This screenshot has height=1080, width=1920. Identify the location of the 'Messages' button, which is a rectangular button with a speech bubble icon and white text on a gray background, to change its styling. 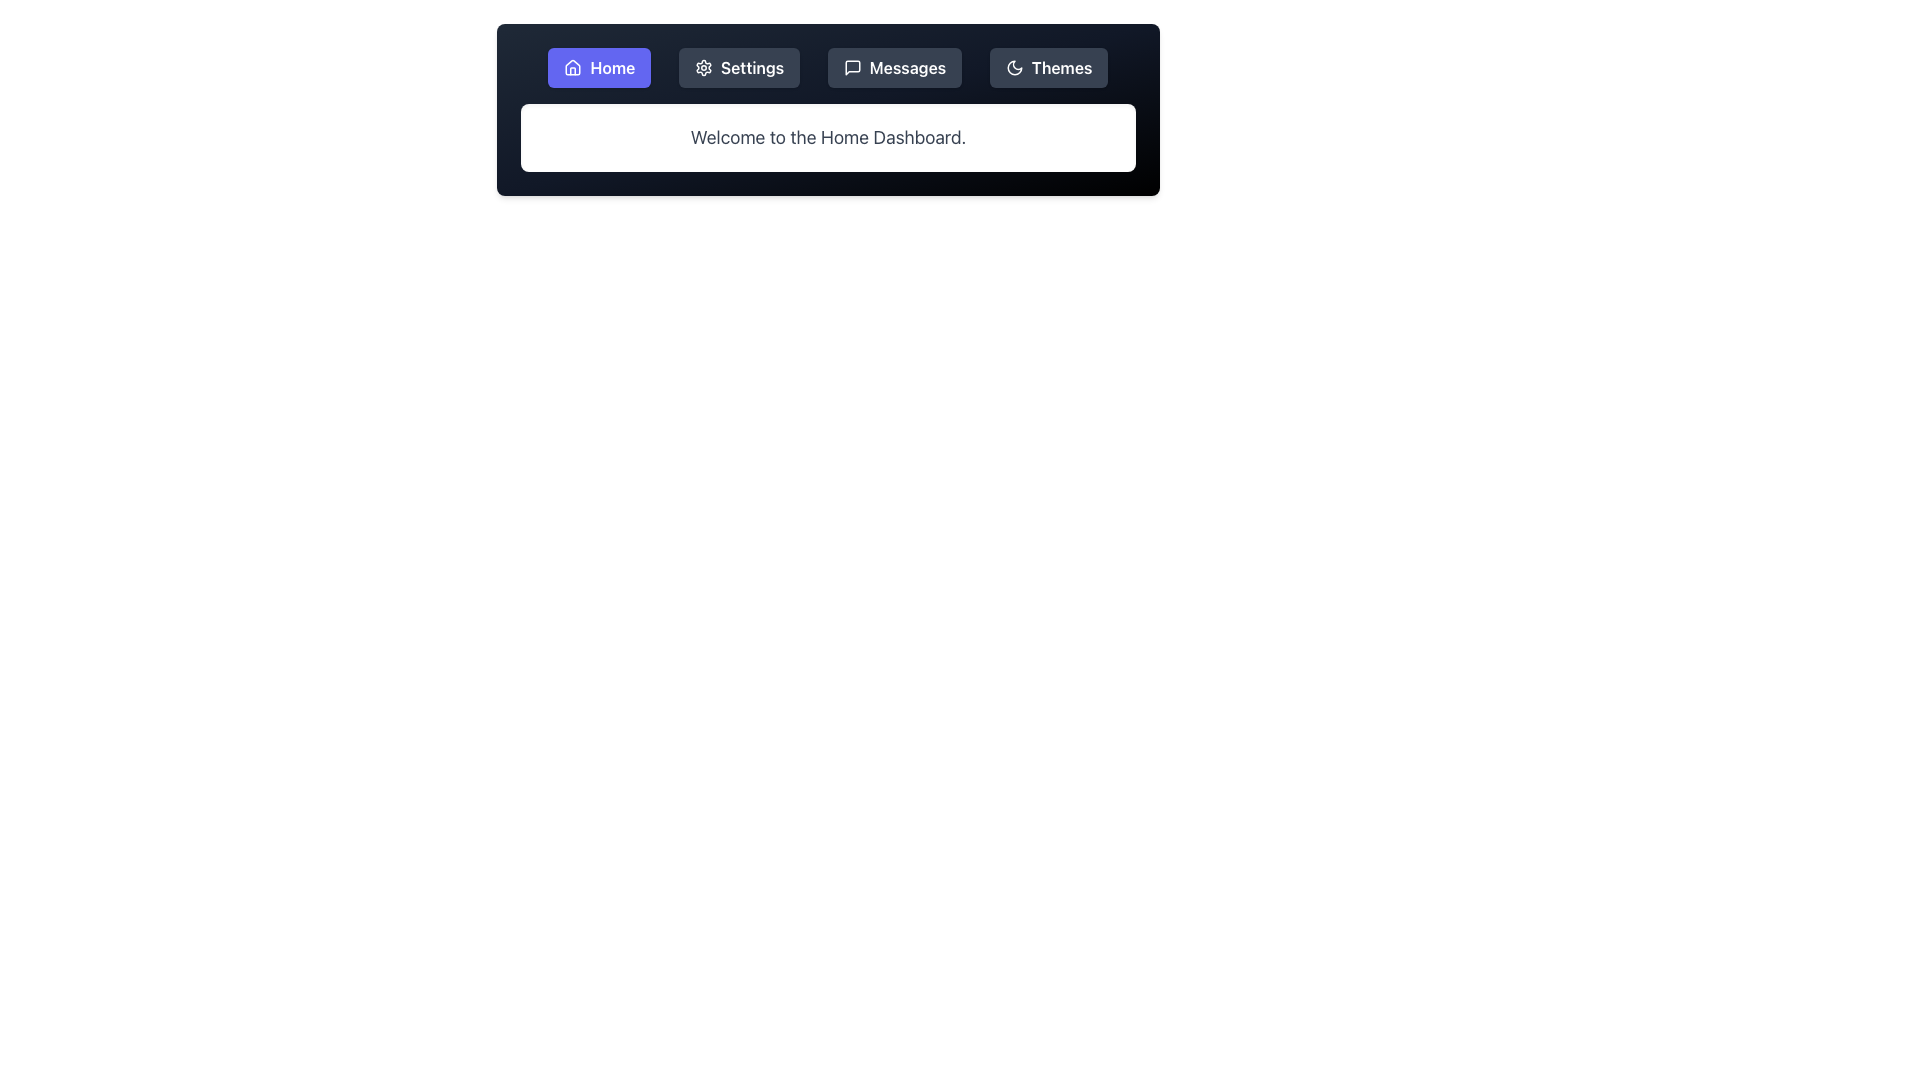
(893, 67).